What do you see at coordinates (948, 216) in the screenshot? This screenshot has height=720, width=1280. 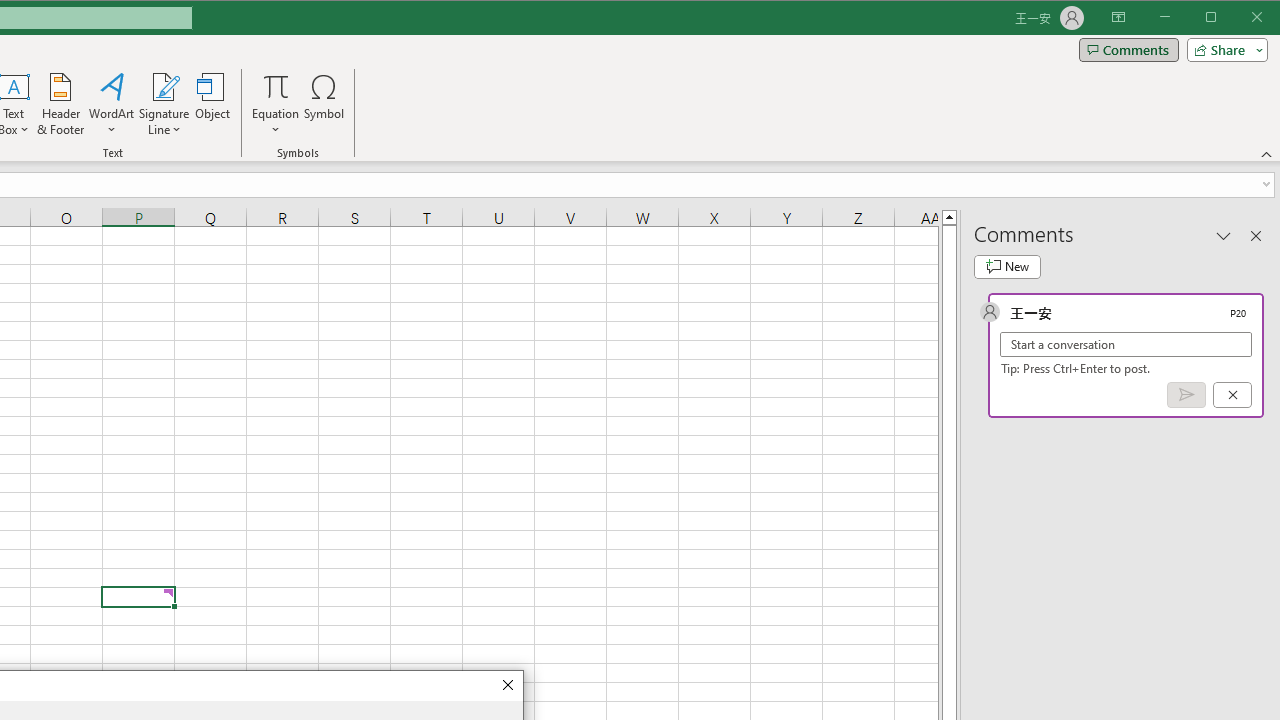 I see `'Line up'` at bounding box center [948, 216].